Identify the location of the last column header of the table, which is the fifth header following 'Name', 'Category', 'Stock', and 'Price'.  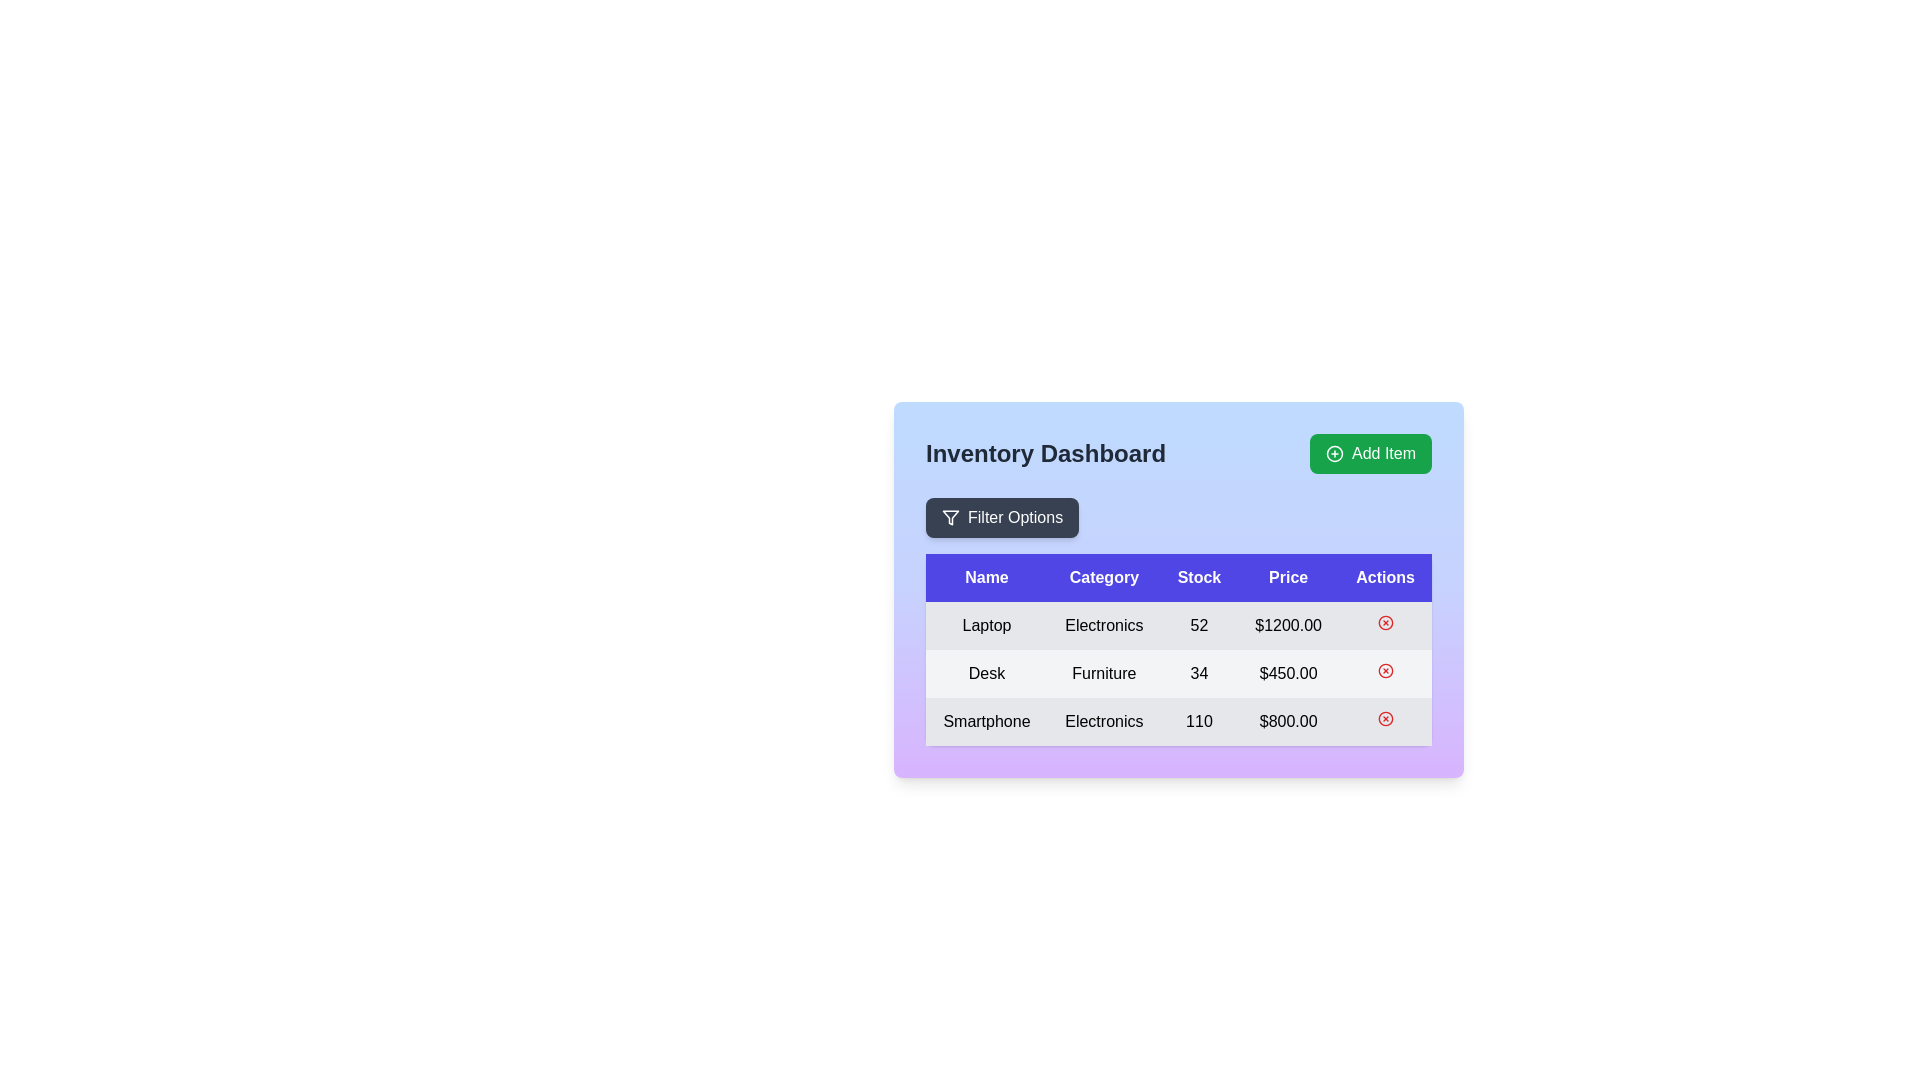
(1384, 578).